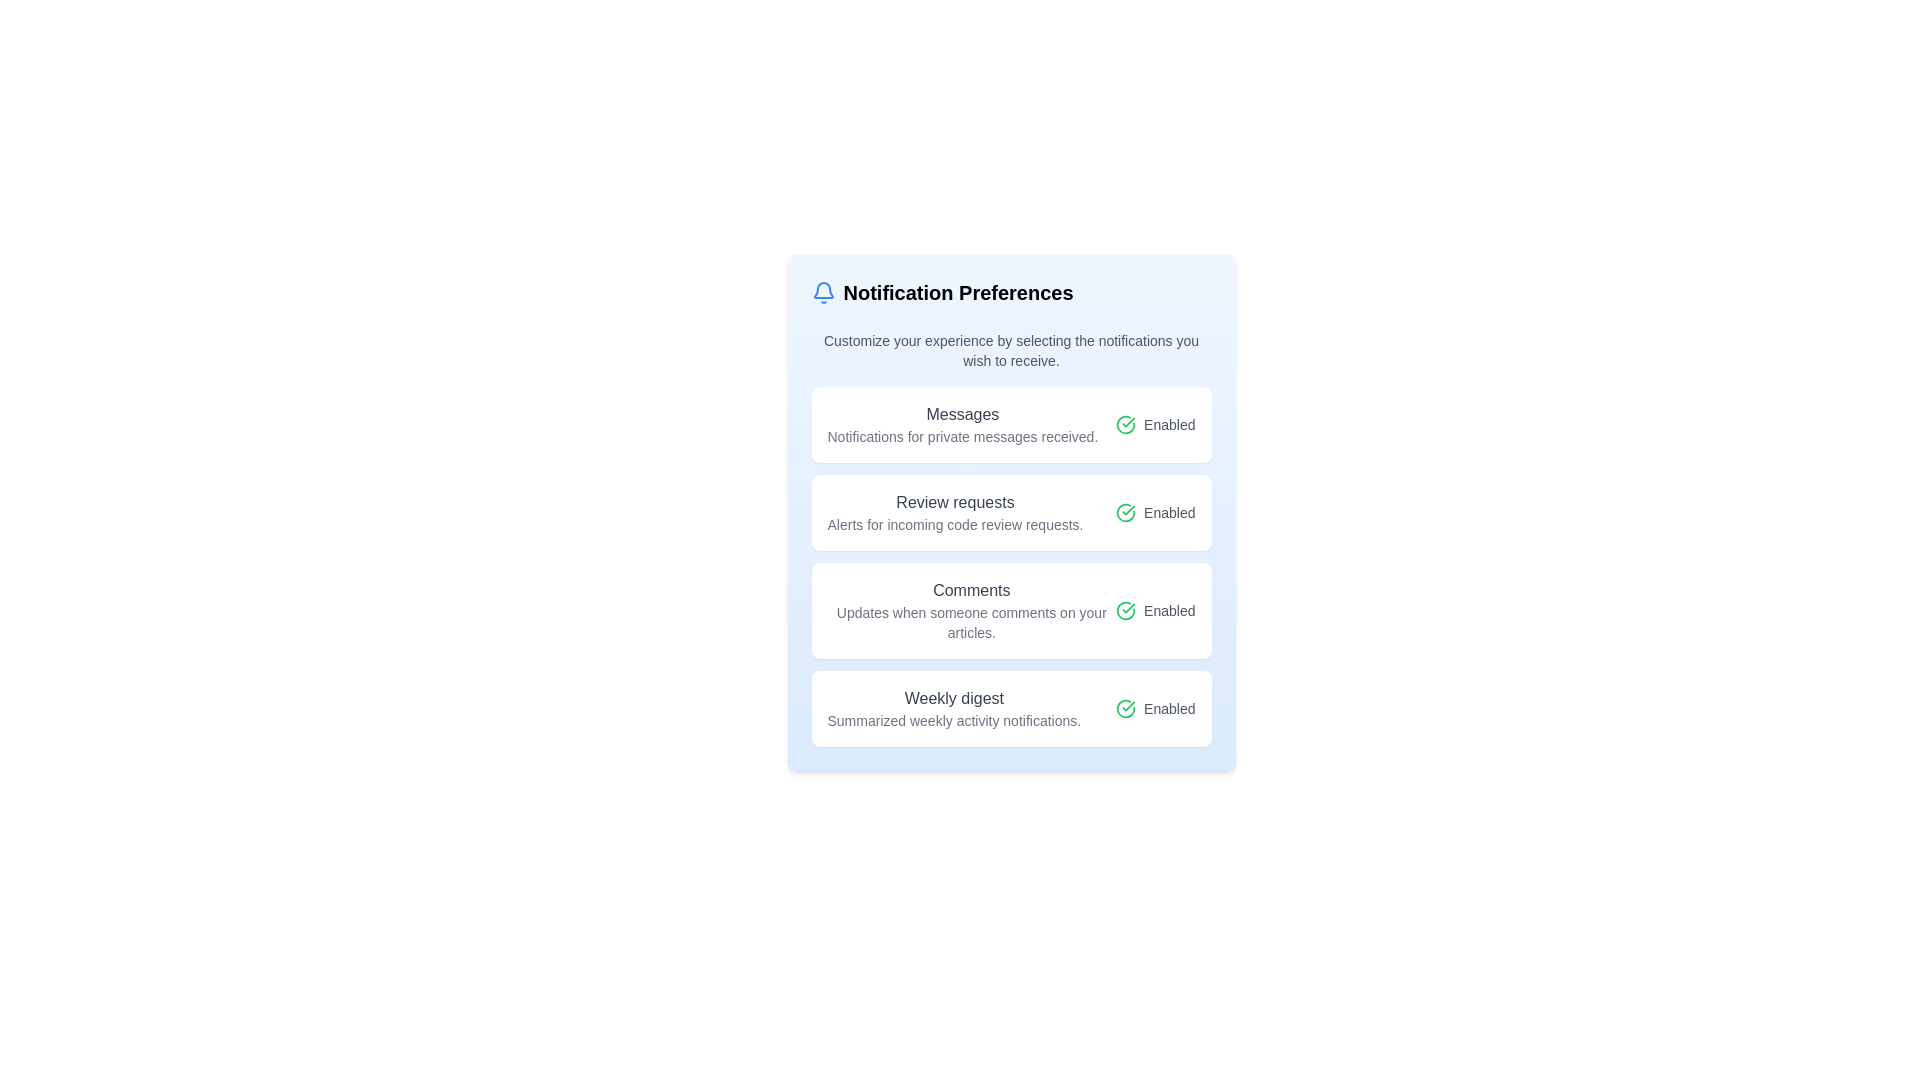 Image resolution: width=1920 pixels, height=1080 pixels. I want to click on the text label that reads 'Updates when someone comments on your articles.', which is styled in a smaller gray font and positioned directly below the 'Comments' heading in the notification preference settings, so click(971, 622).